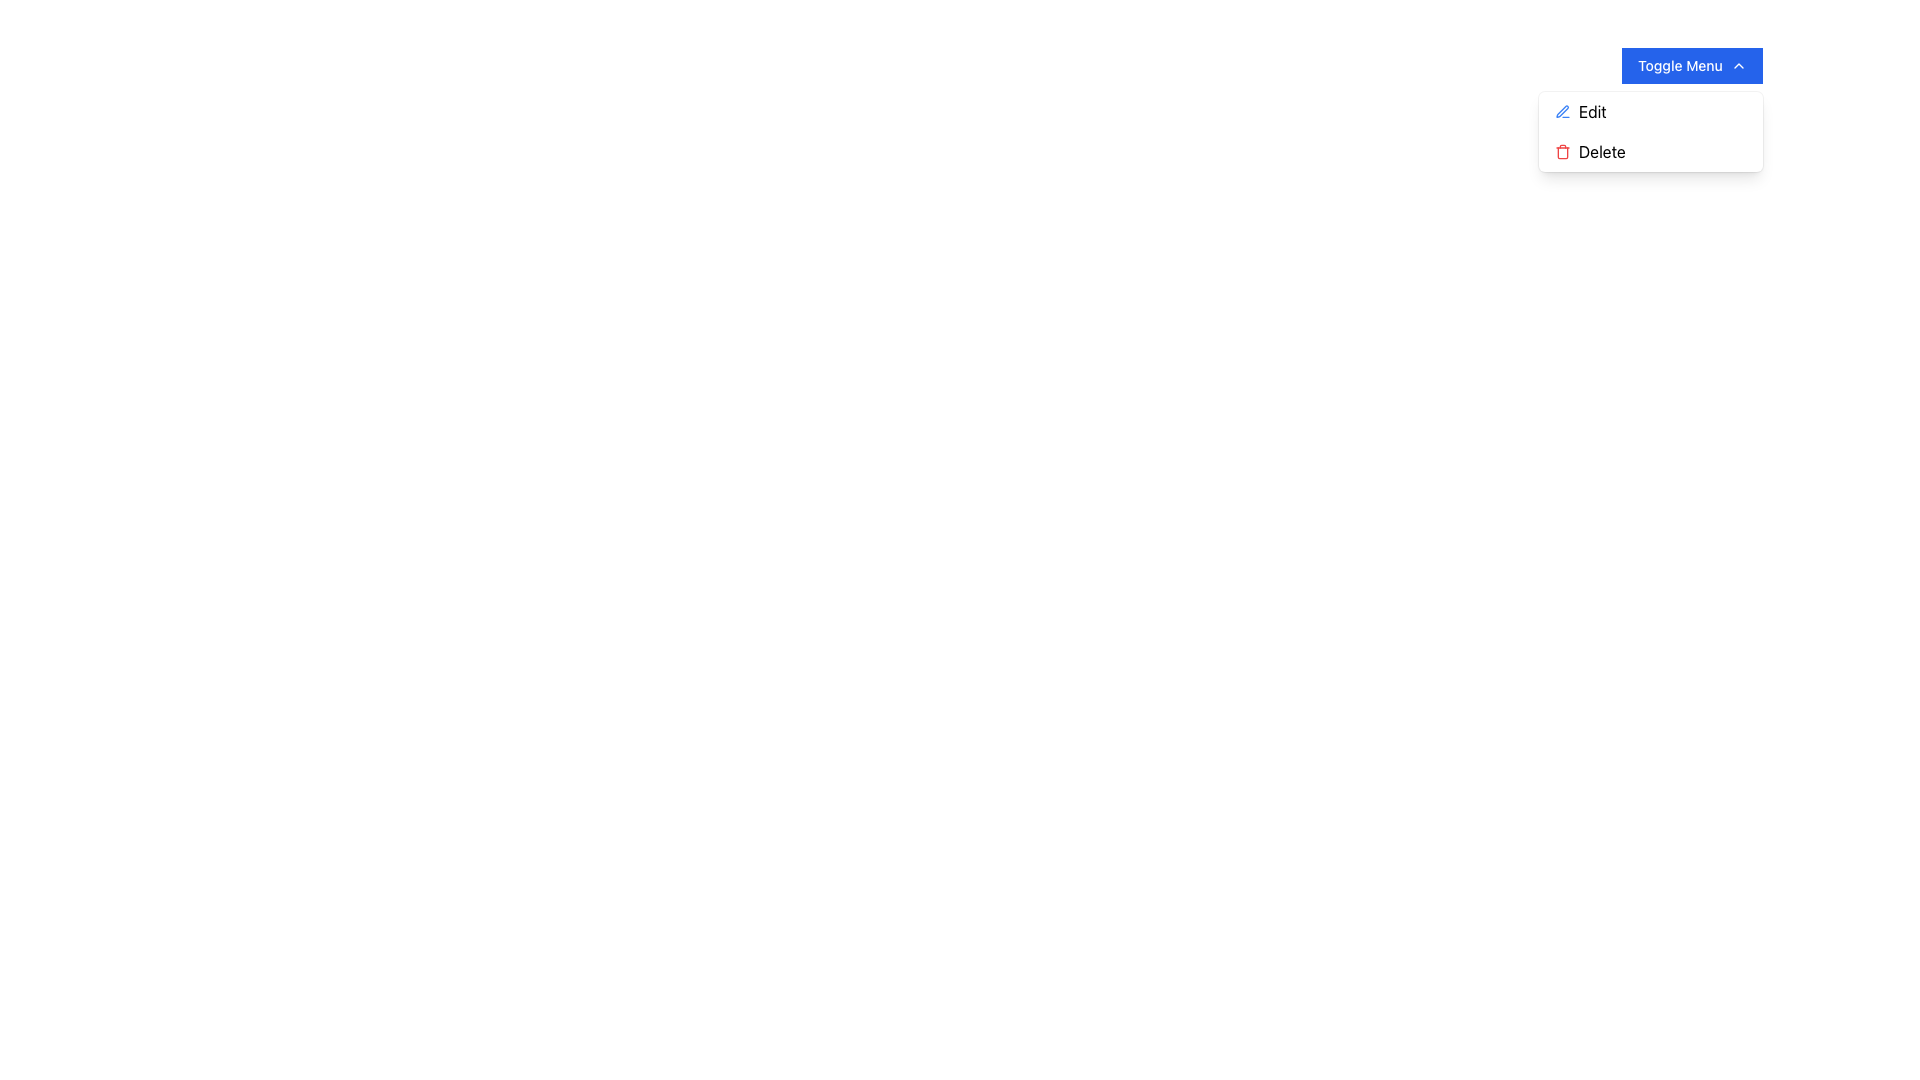 Image resolution: width=1920 pixels, height=1080 pixels. What do you see at coordinates (1690, 64) in the screenshot?
I see `the Dropdown Toggle Button with blue background and white text reading 'Toggle Menu'` at bounding box center [1690, 64].